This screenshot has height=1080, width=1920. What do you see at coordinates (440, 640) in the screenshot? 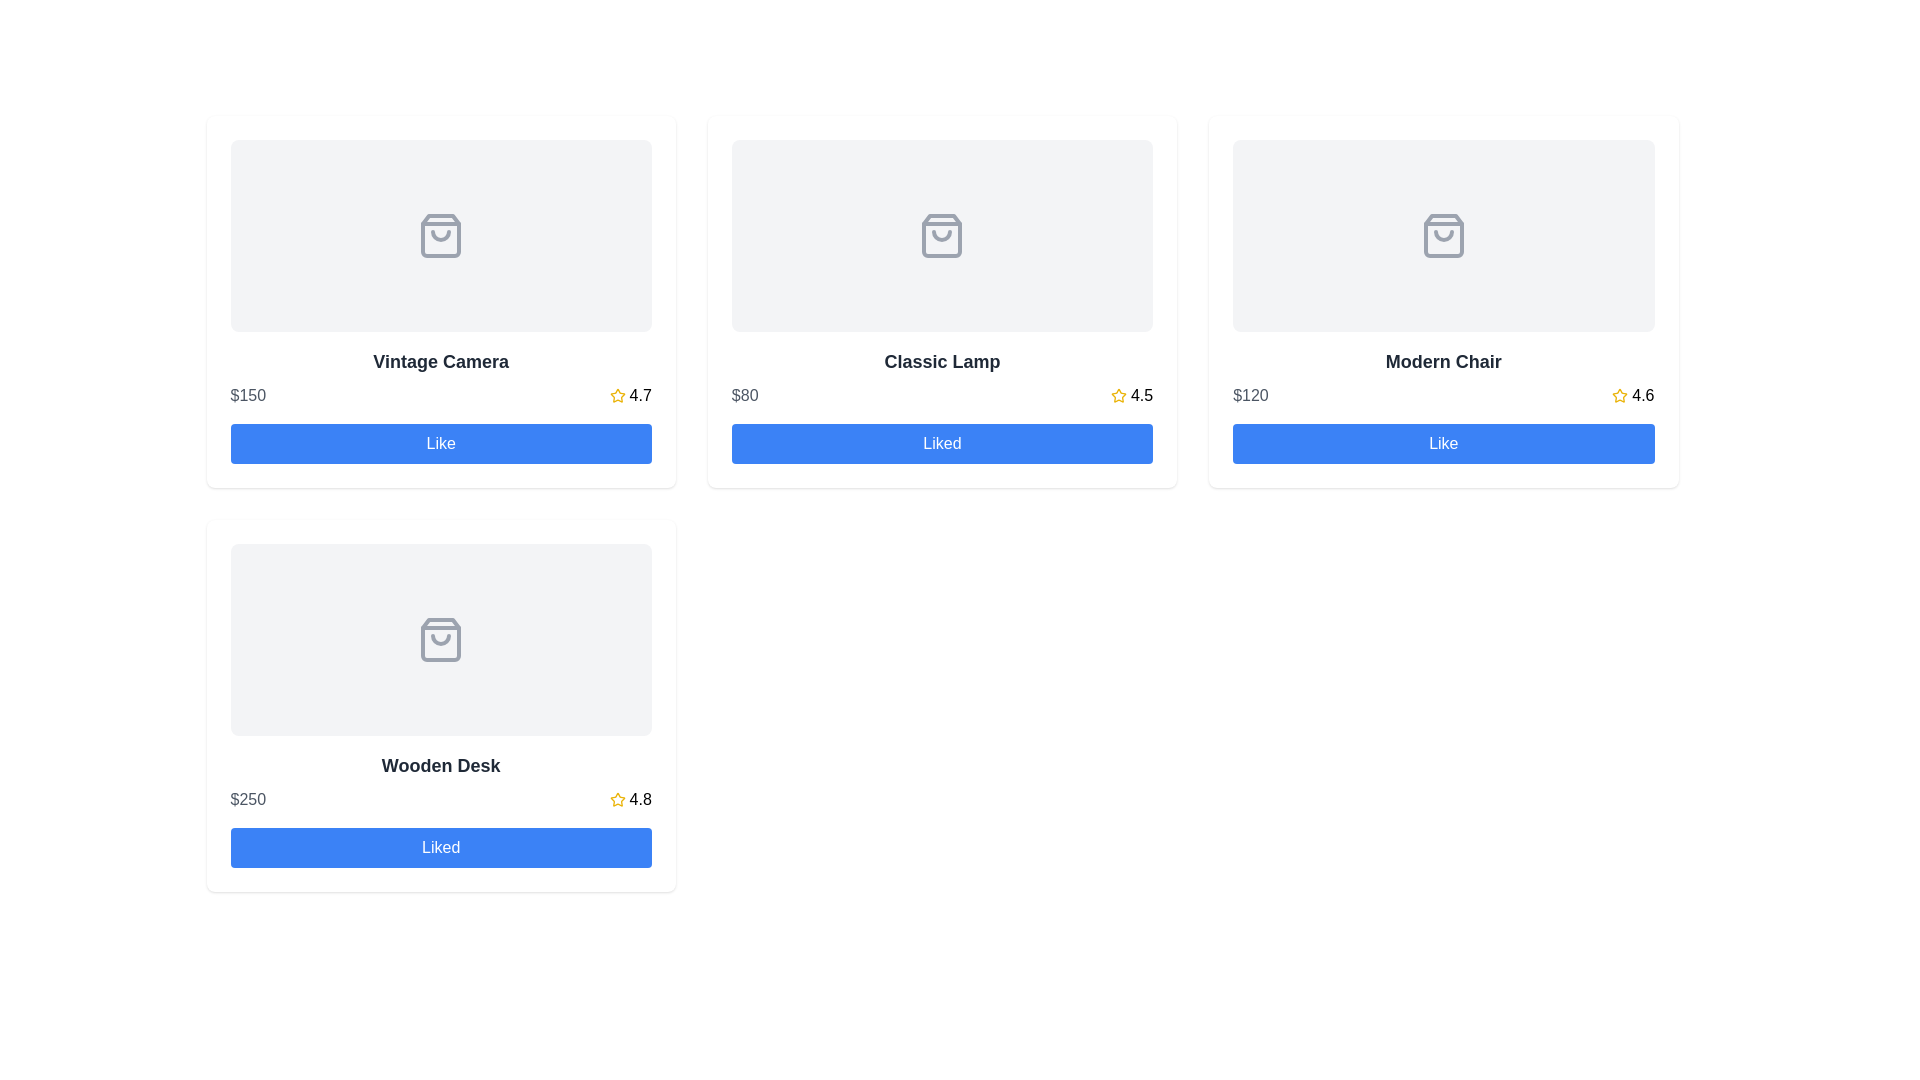
I see `the shopping bag icon located in the lower-left card displaying the 'Wooden Desk' product, which is centered in the light gray background area of the card` at bounding box center [440, 640].